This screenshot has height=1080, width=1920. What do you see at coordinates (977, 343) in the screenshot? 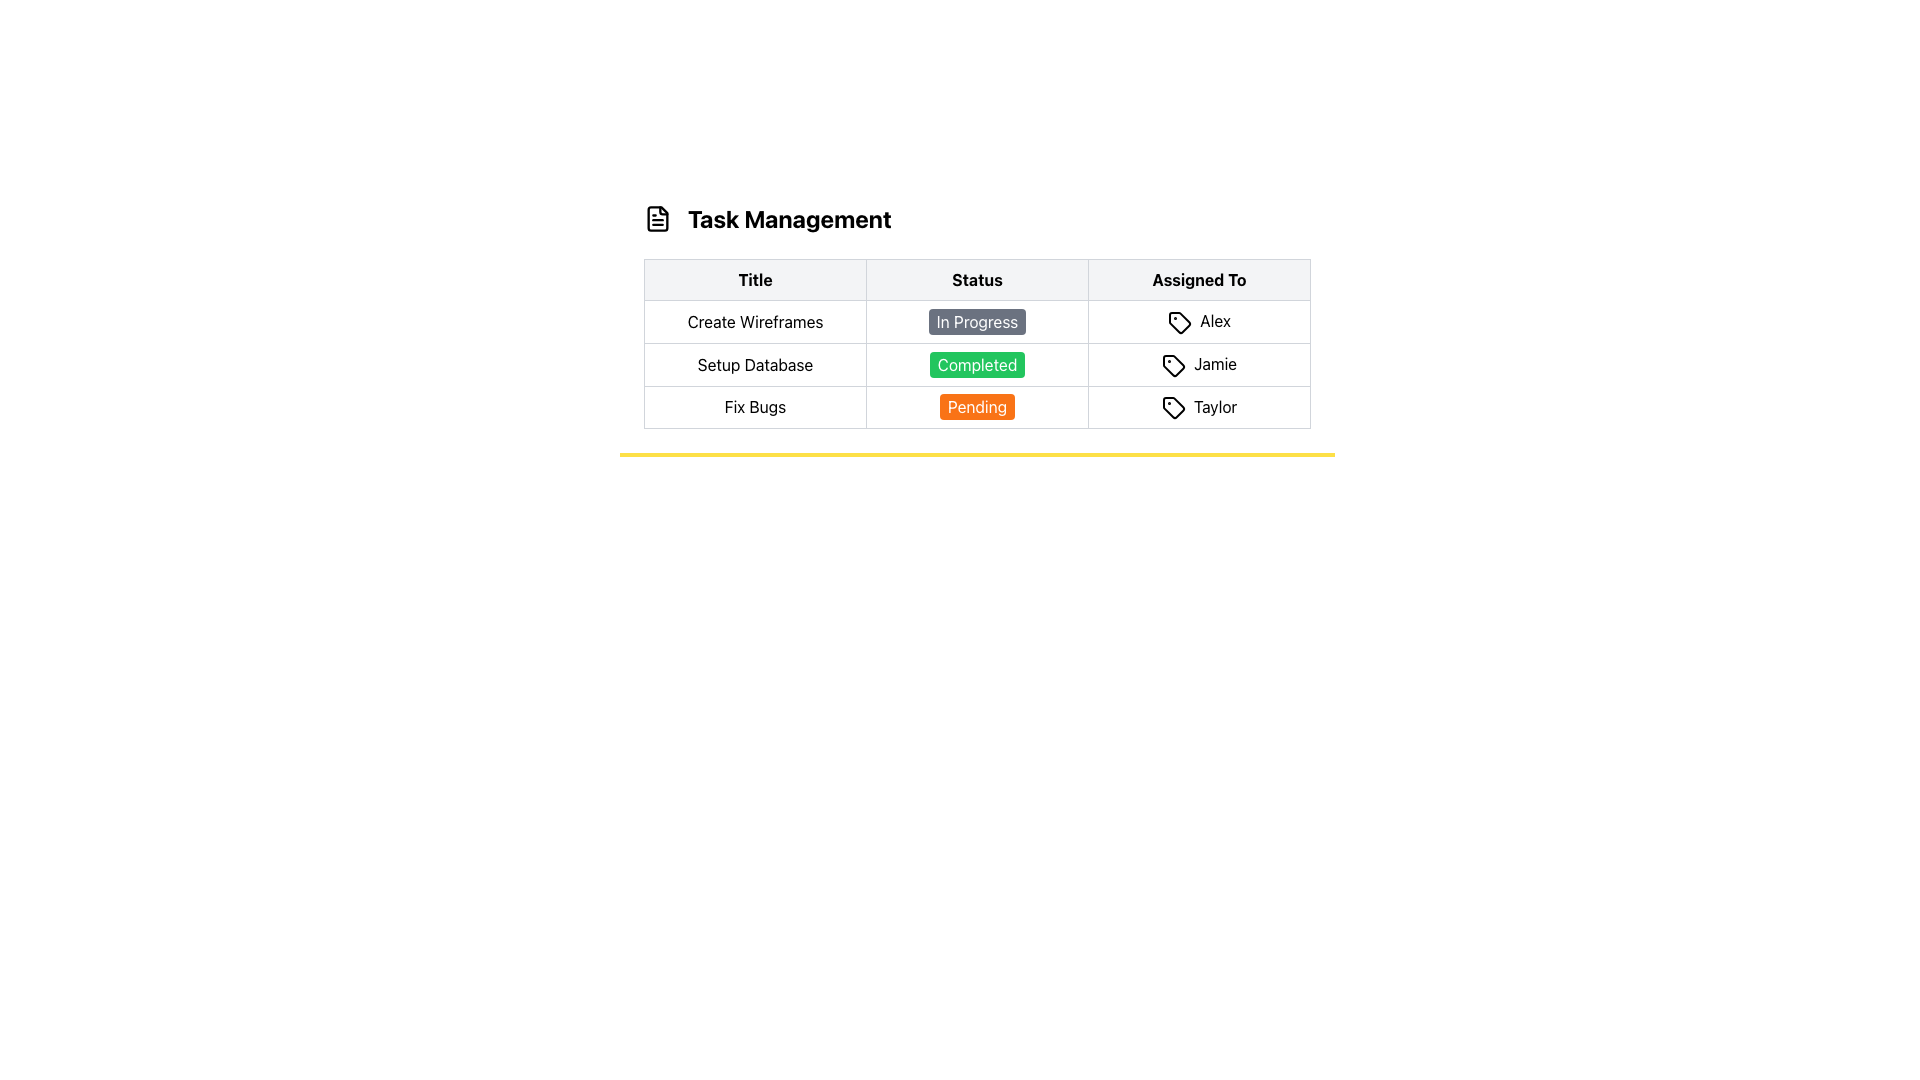
I see `a cell in the task management table` at bounding box center [977, 343].